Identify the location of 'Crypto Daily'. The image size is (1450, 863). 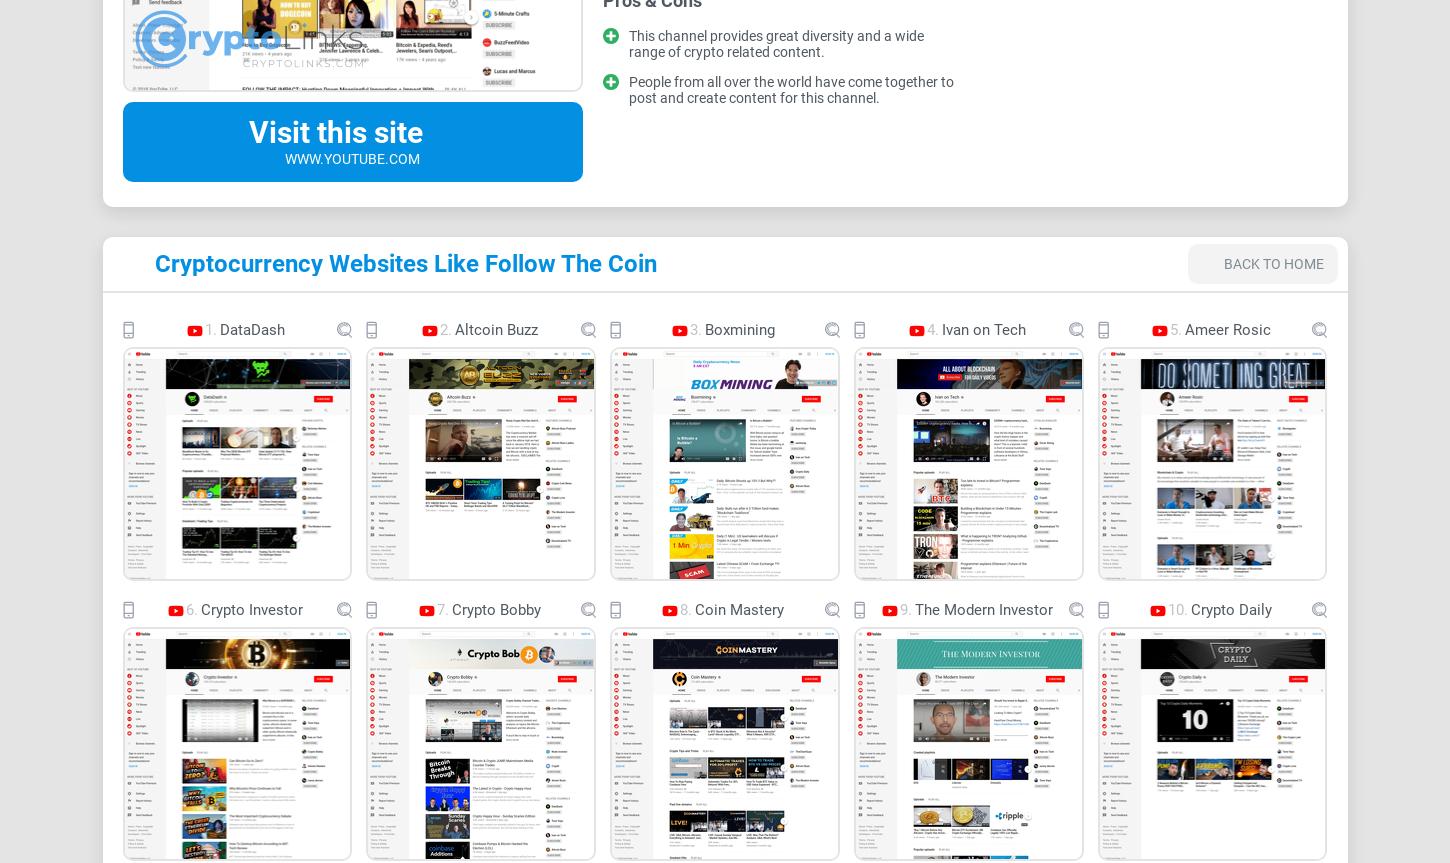
(1231, 608).